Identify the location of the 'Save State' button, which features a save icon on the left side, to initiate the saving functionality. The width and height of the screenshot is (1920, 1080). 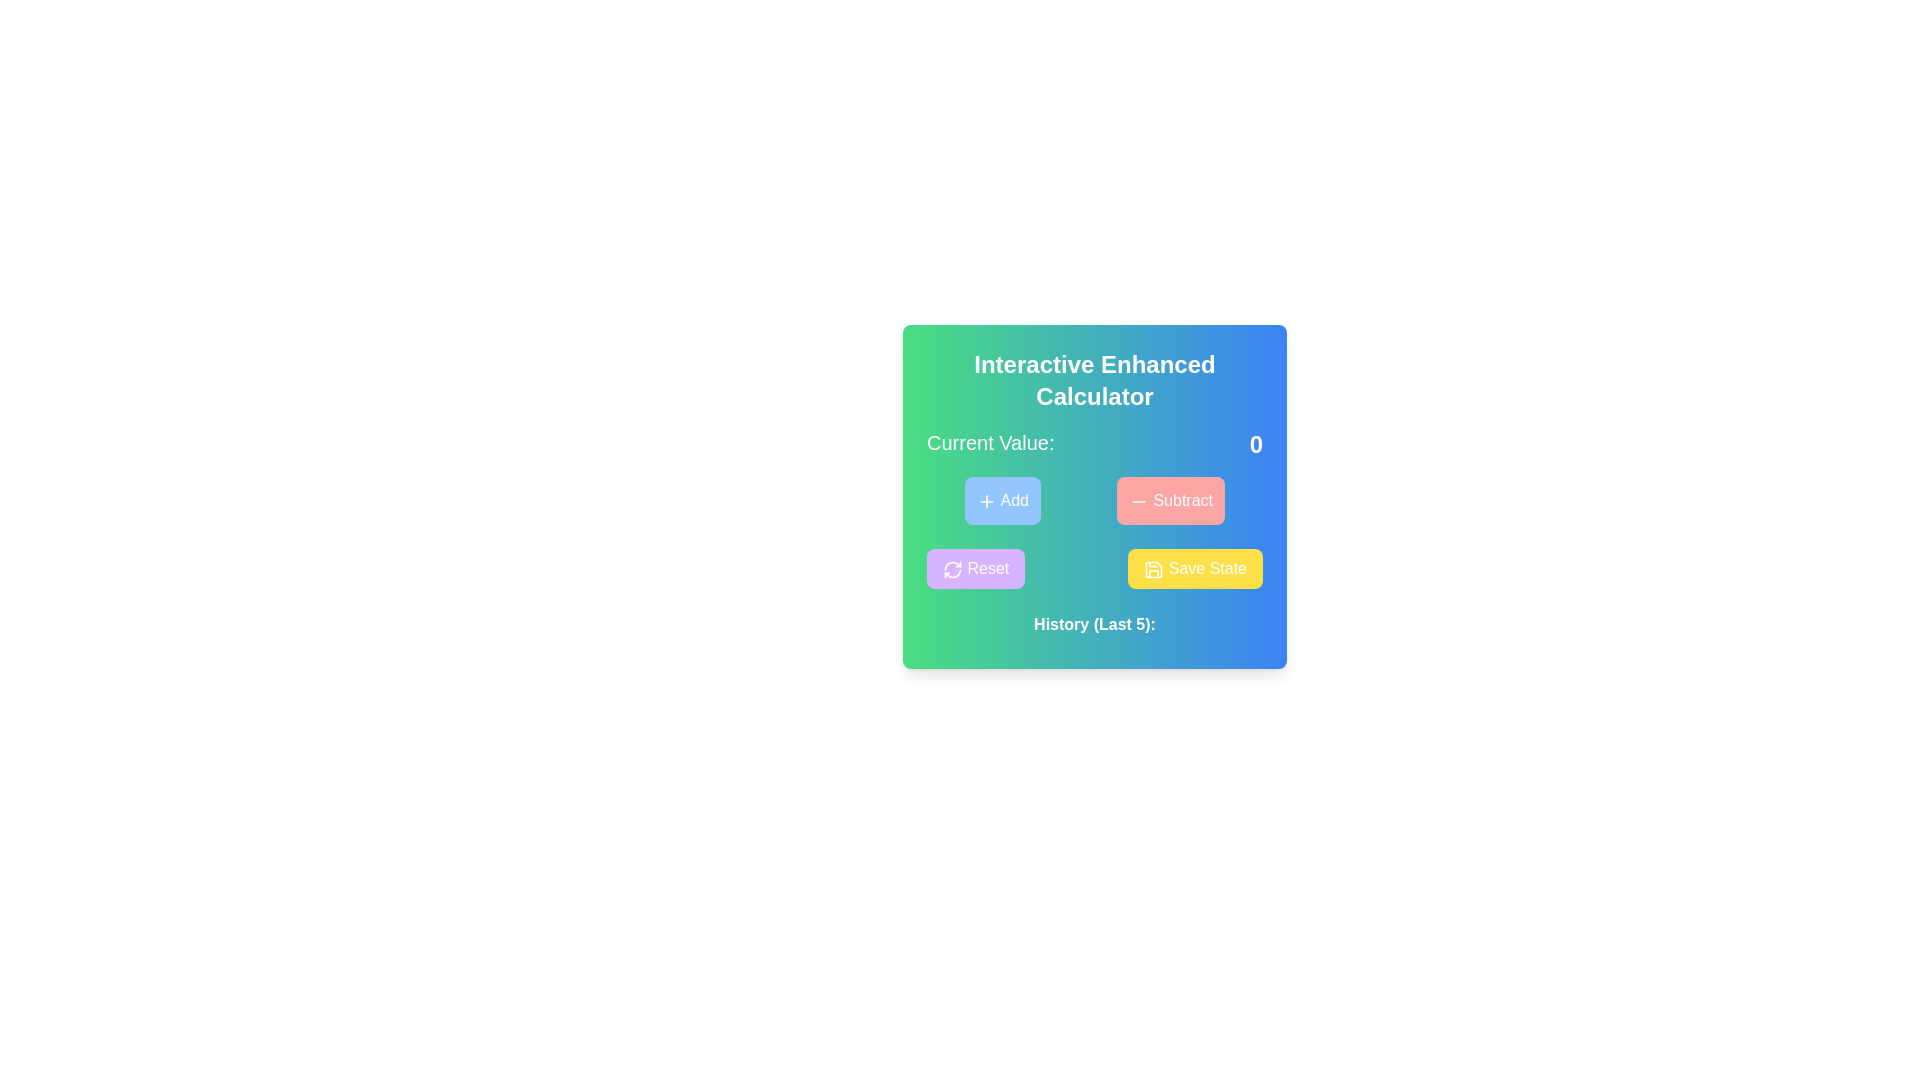
(1154, 569).